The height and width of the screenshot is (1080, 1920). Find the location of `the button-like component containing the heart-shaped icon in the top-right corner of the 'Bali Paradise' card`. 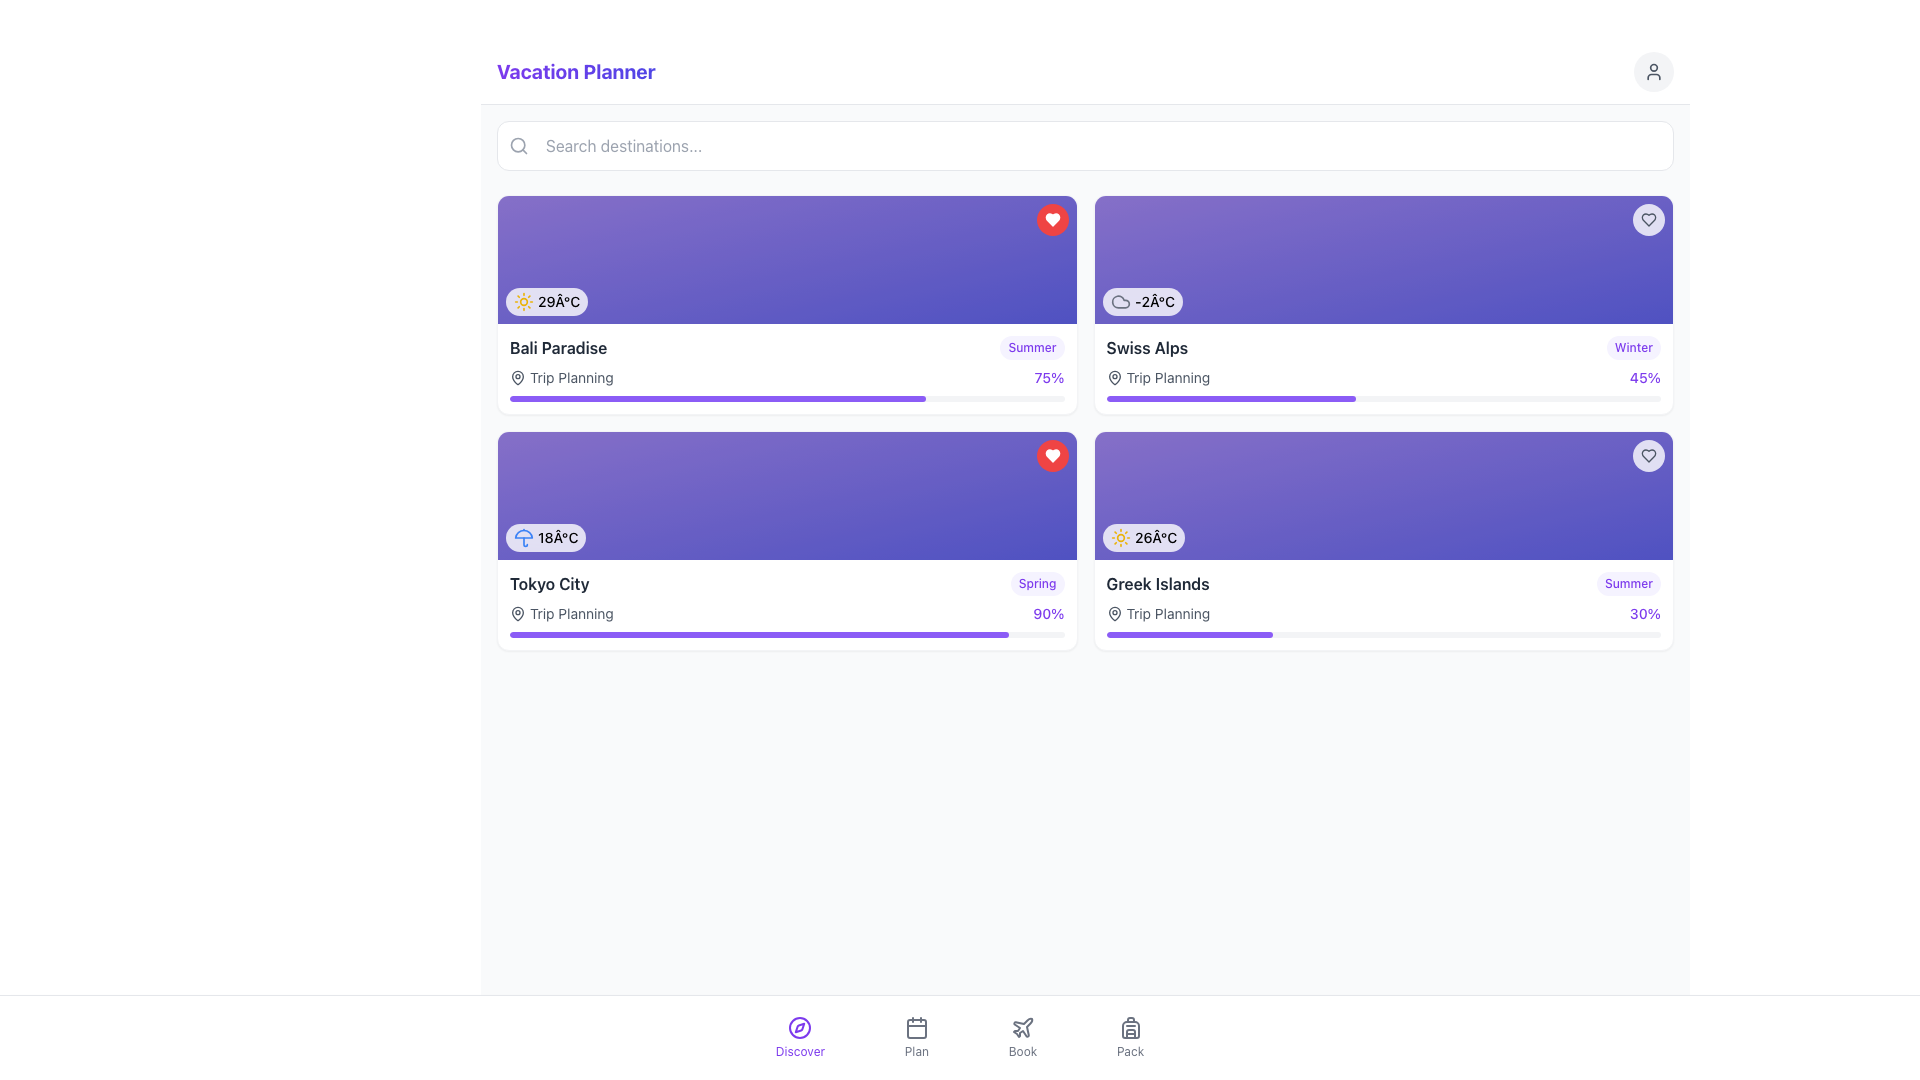

the button-like component containing the heart-shaped icon in the top-right corner of the 'Bali Paradise' card is located at coordinates (1051, 219).